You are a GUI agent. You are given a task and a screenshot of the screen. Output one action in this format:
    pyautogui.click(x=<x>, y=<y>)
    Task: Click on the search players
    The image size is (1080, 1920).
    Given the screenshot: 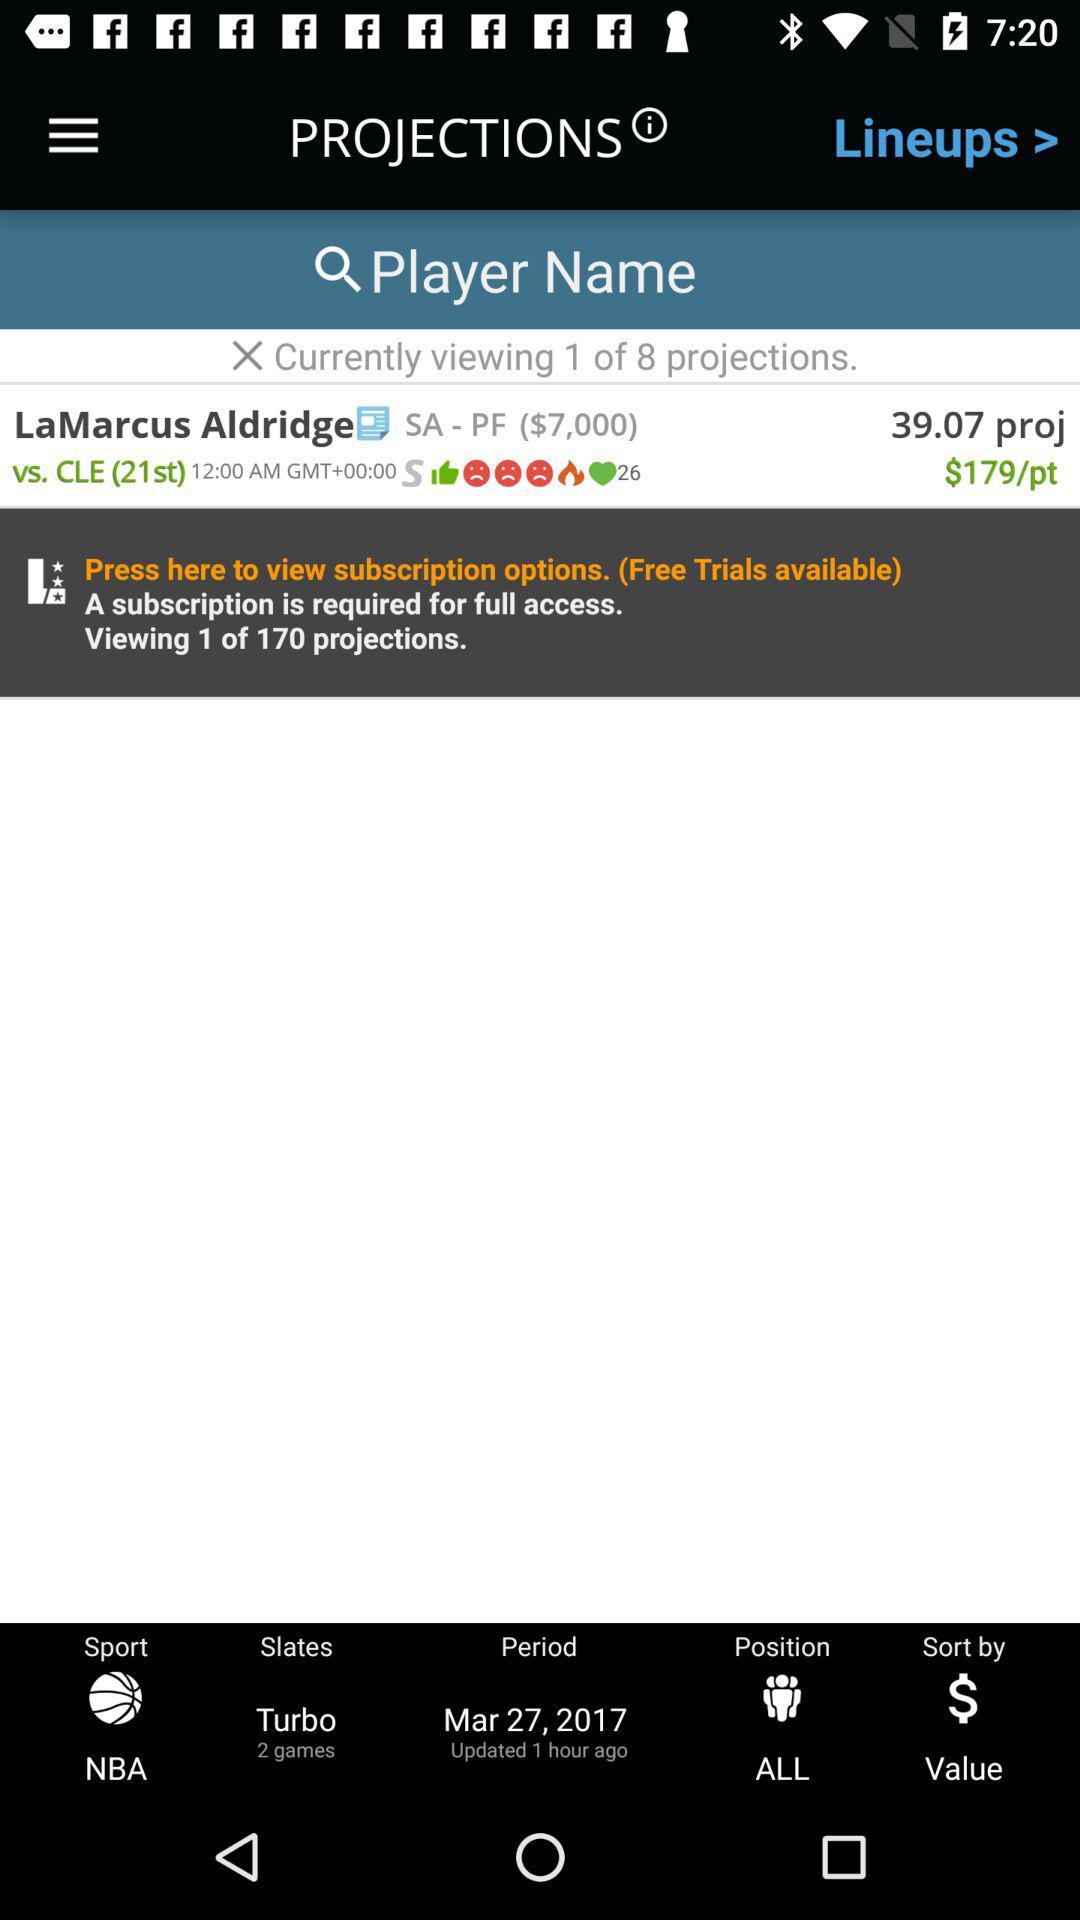 What is the action you would take?
    pyautogui.click(x=500, y=268)
    